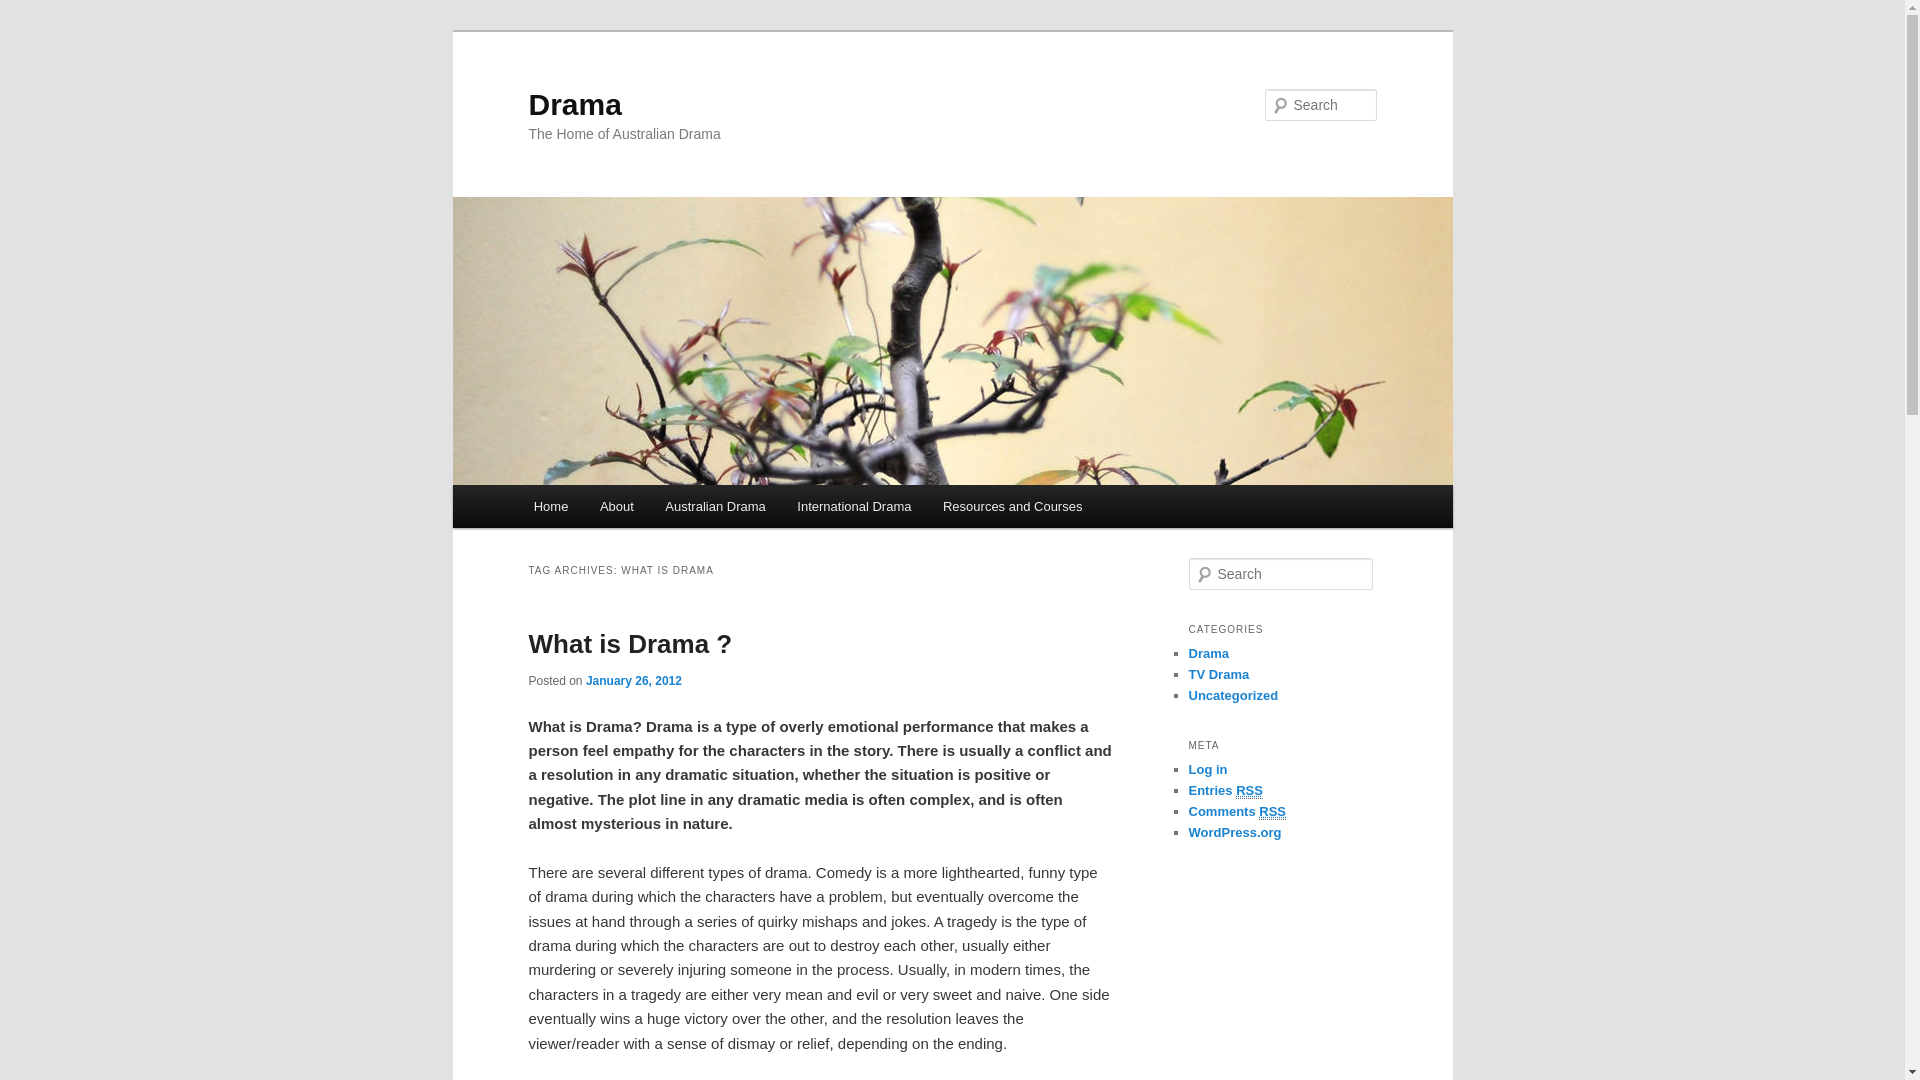 The height and width of the screenshot is (1080, 1920). Describe the element at coordinates (1188, 694) in the screenshot. I see `'Uncategorized'` at that location.